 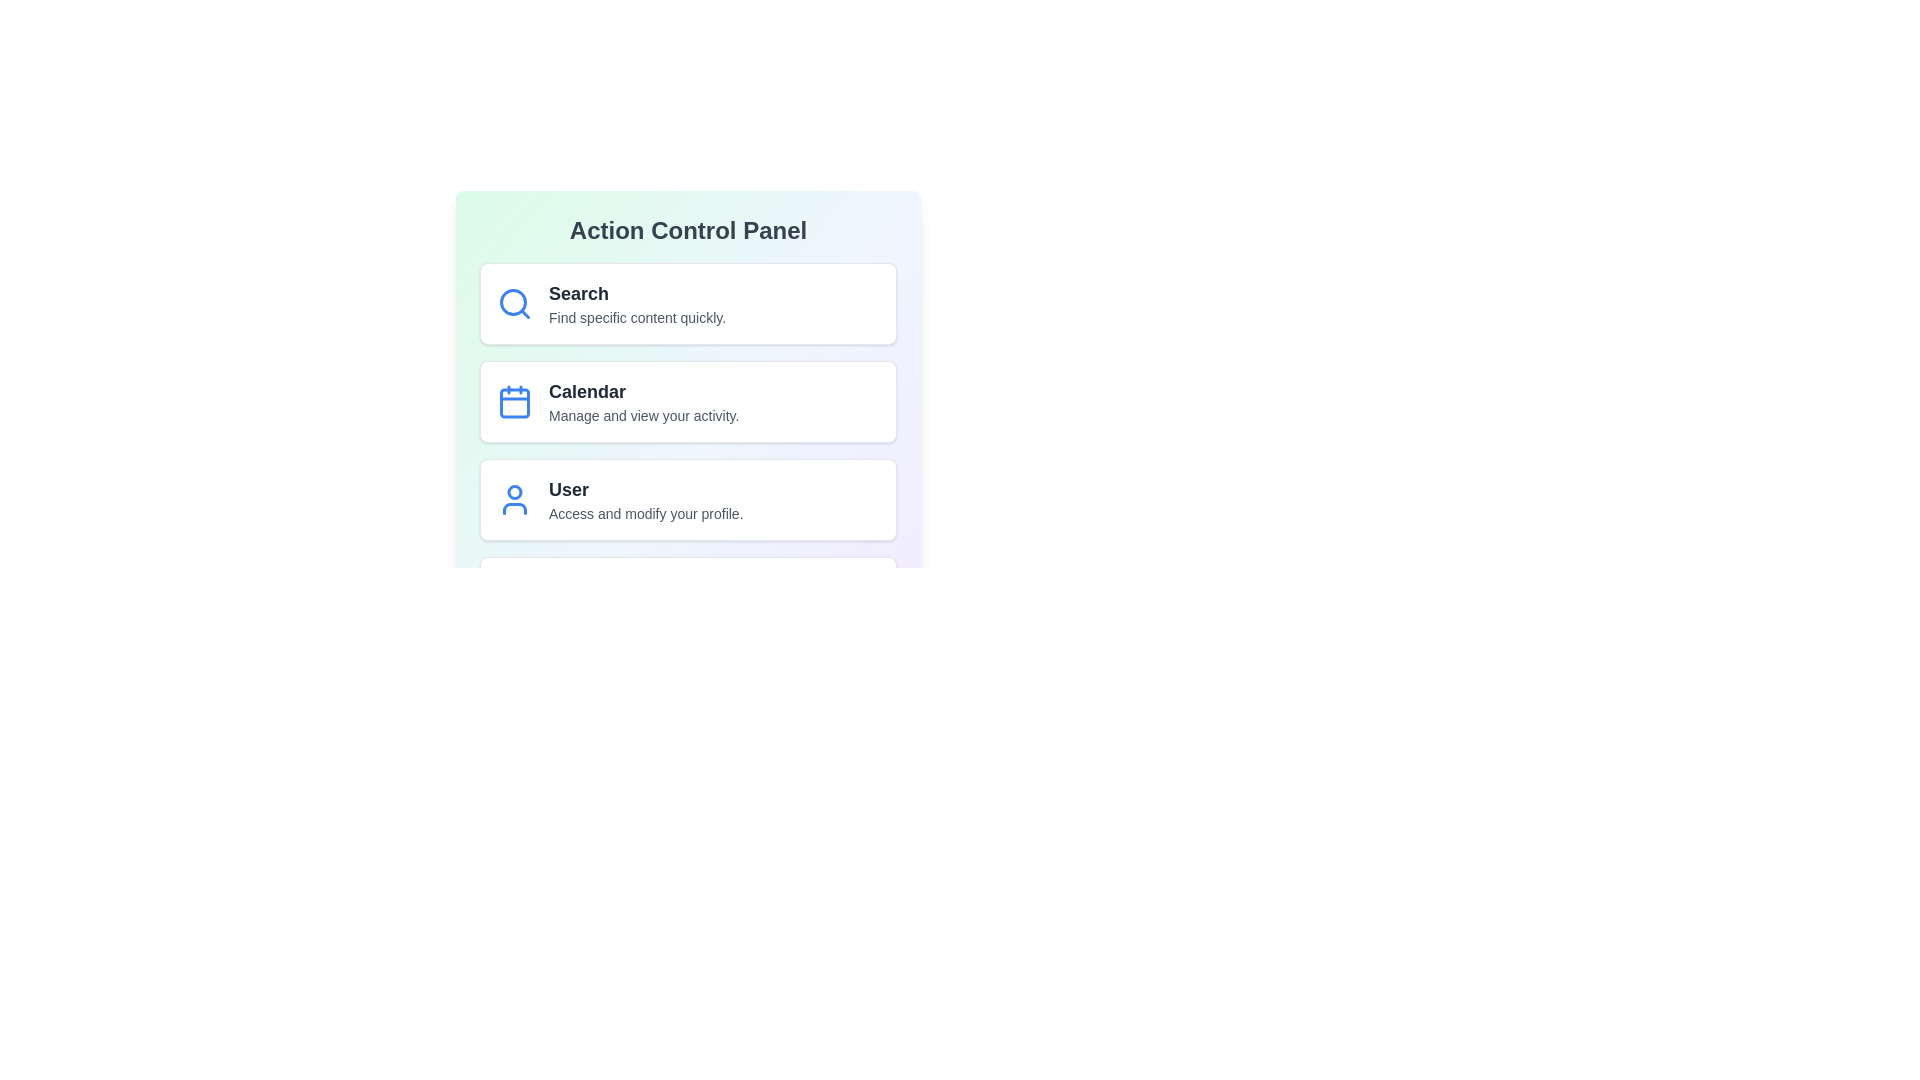 What do you see at coordinates (636, 316) in the screenshot?
I see `the descriptive Text label under the 'Search' title` at bounding box center [636, 316].